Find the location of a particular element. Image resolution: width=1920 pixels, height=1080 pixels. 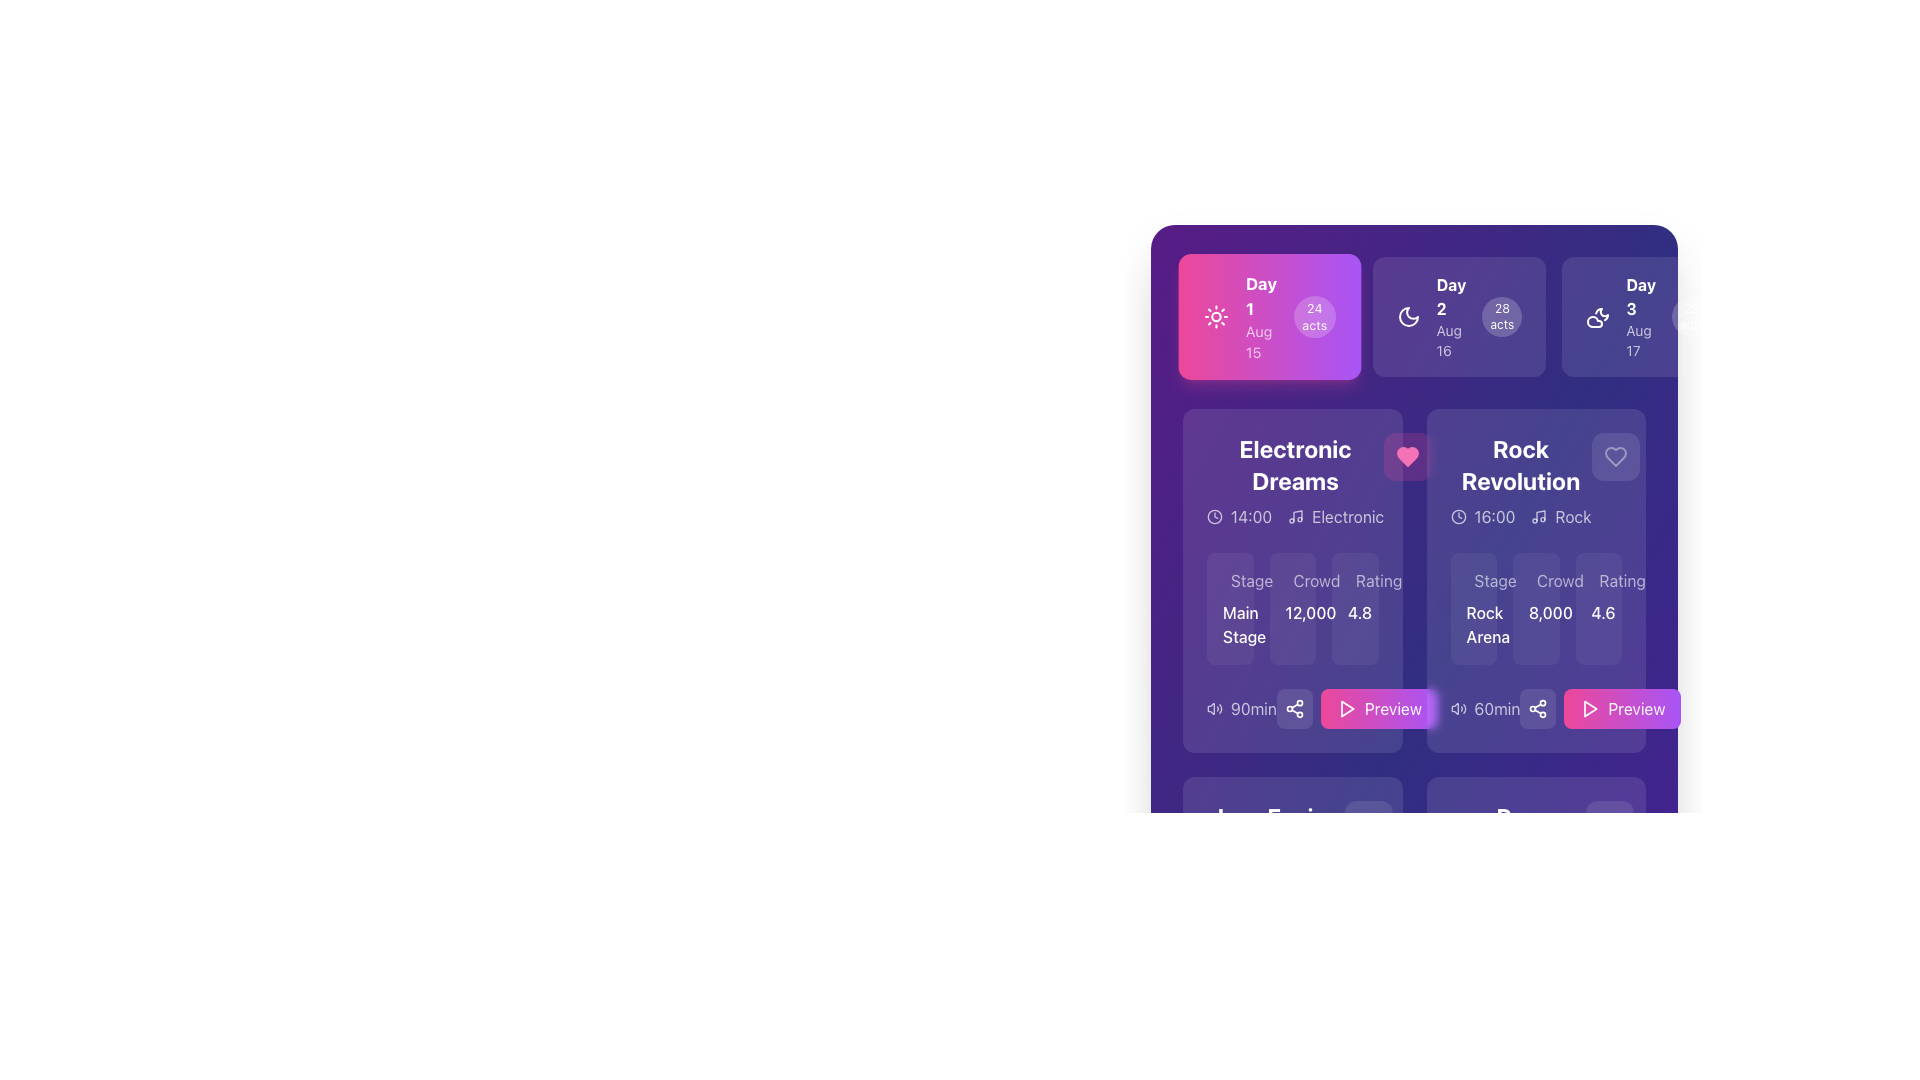

the label displaying the text 'Rock' with a music note icon, located to the right of the timestamp '16:00' in the 'Rock Revolution' section is located at coordinates (1560, 515).